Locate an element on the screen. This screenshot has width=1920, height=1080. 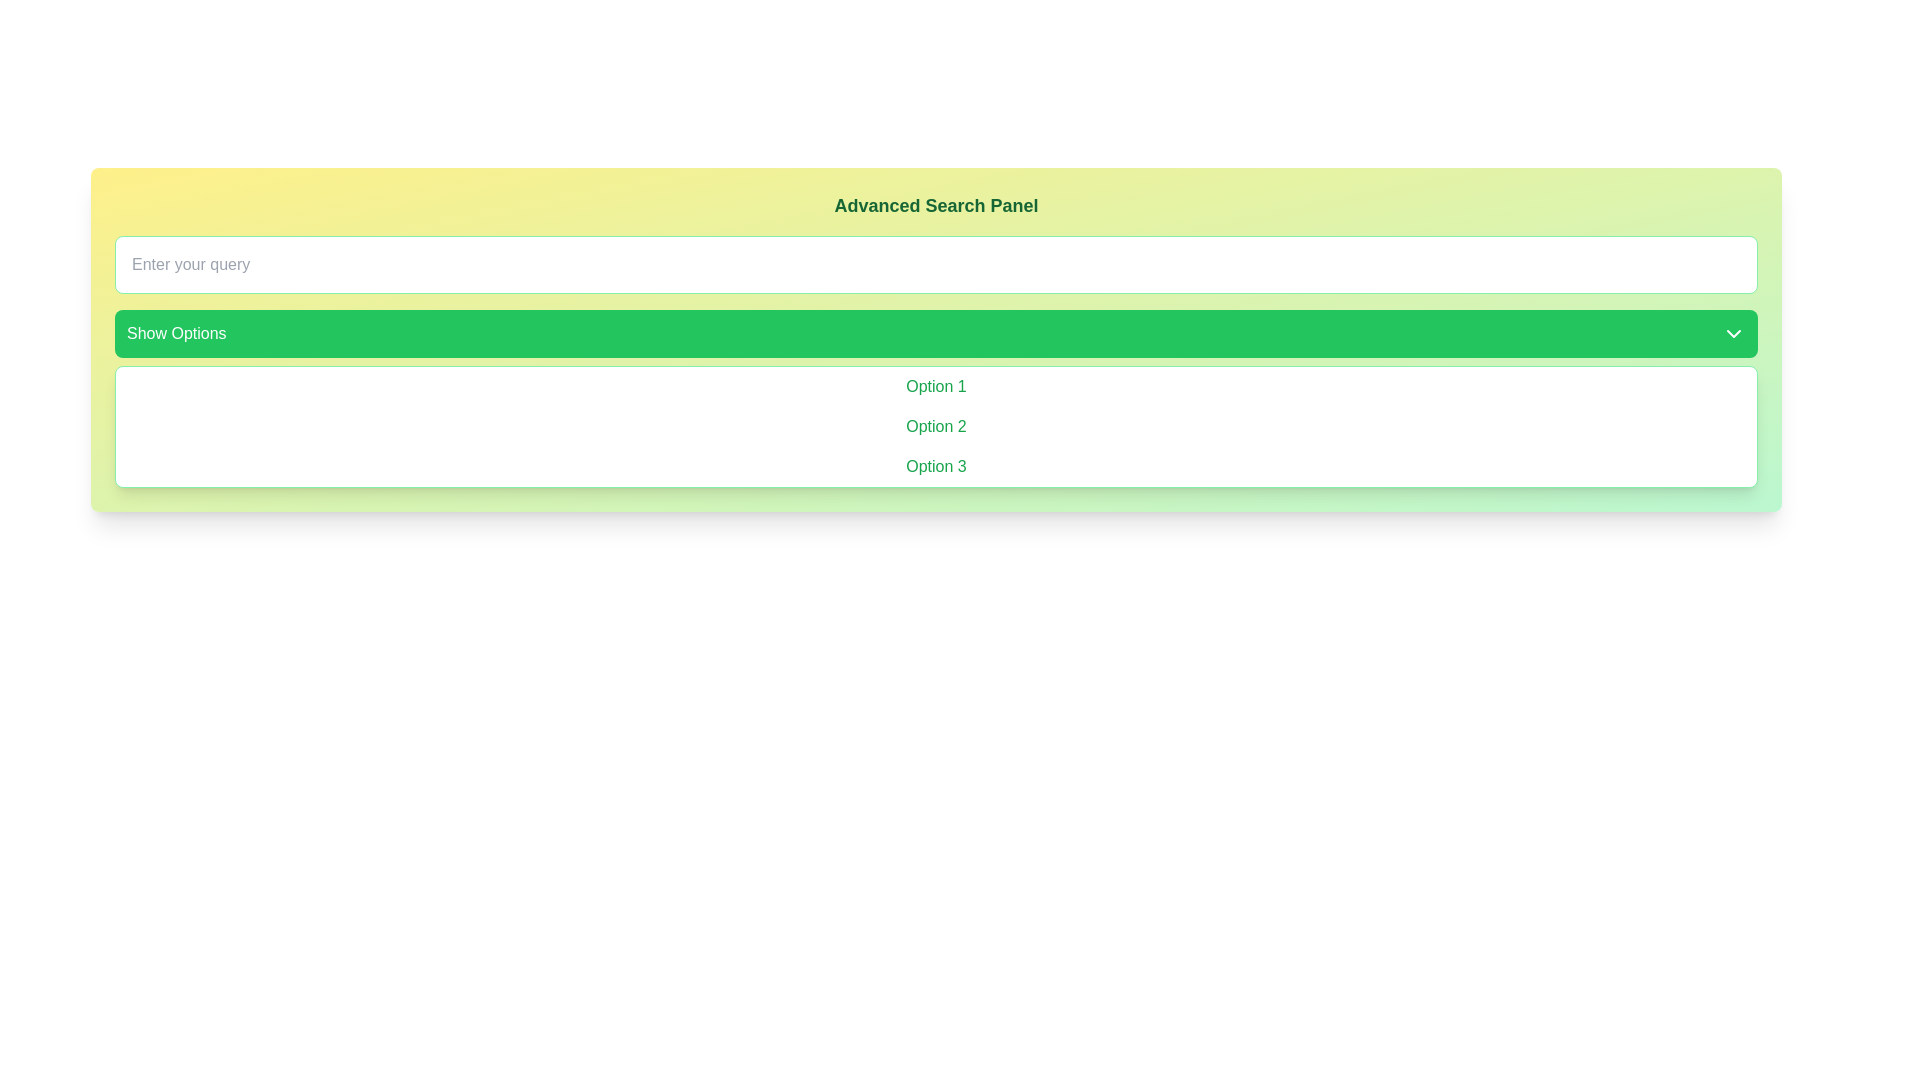
the Dropdown Toggle Button located in the middle part of the interface is located at coordinates (935, 333).